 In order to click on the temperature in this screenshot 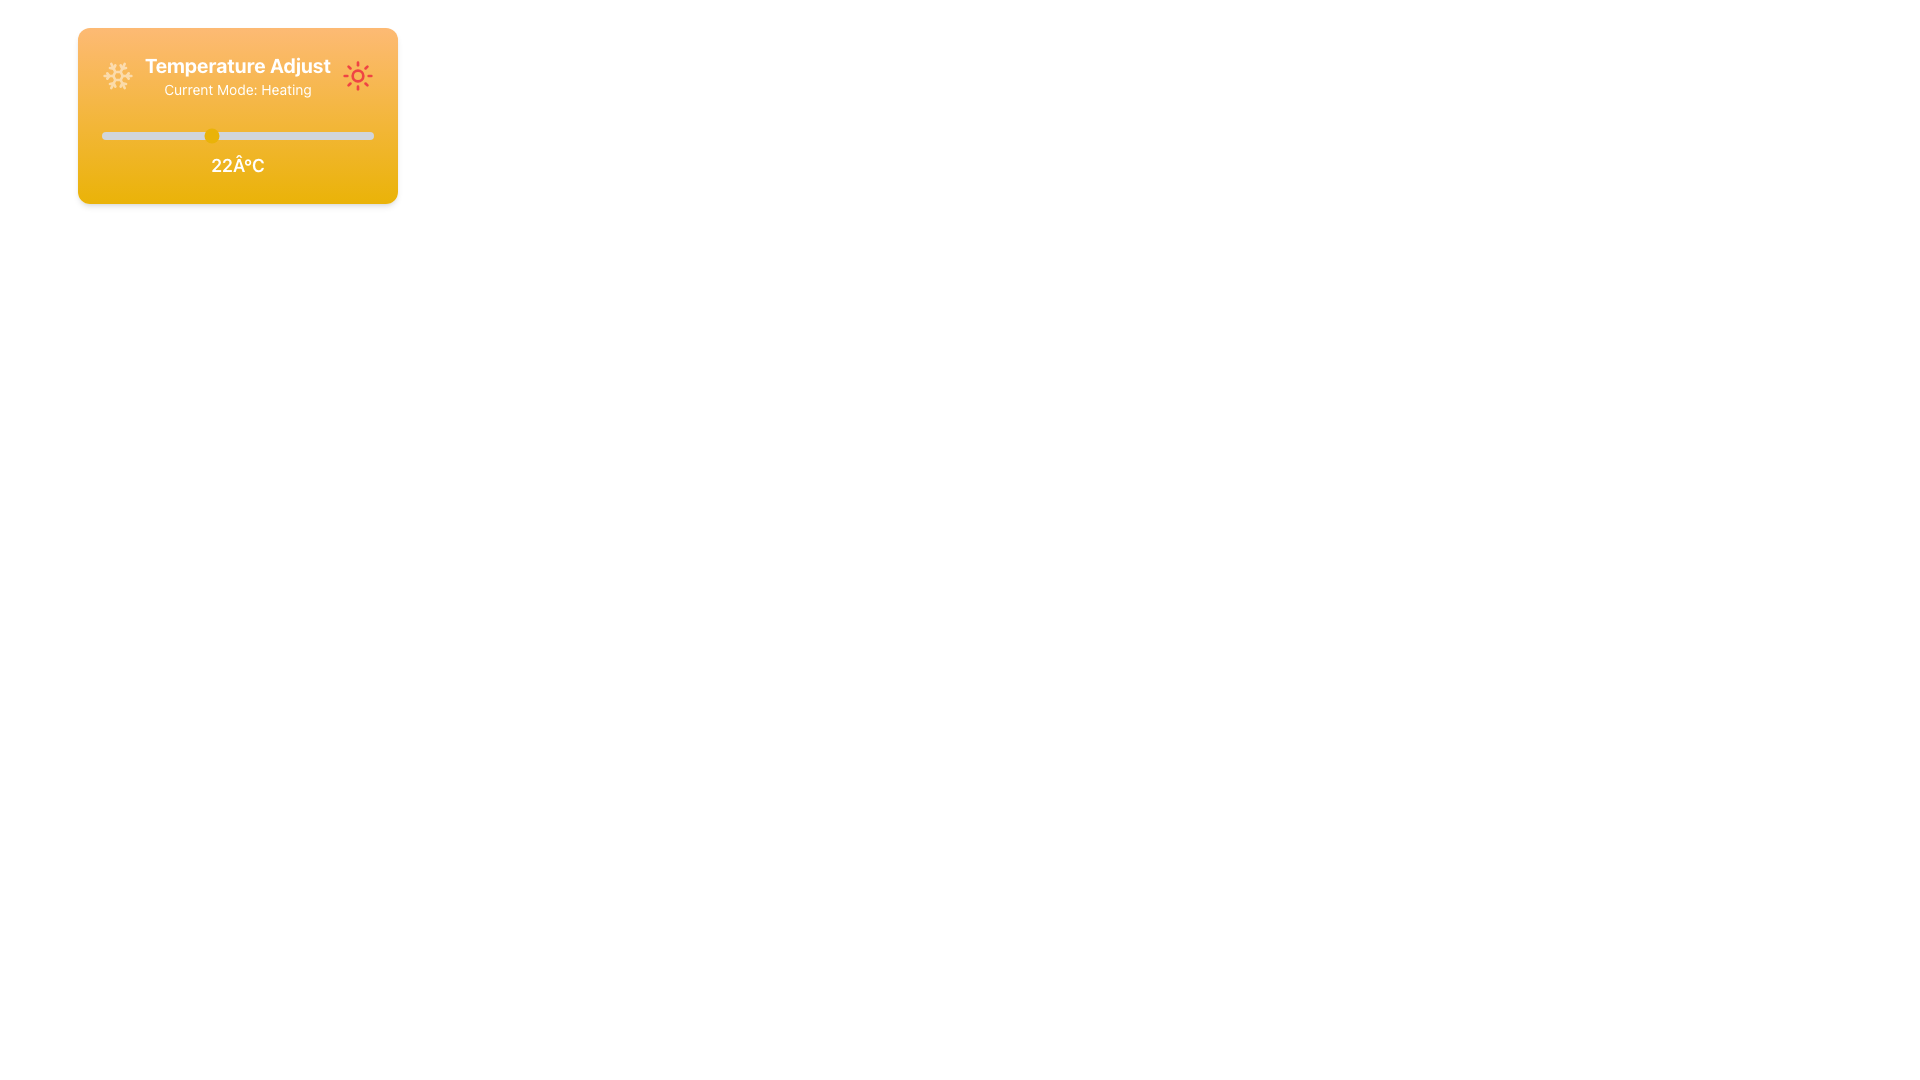, I will do `click(238, 135)`.